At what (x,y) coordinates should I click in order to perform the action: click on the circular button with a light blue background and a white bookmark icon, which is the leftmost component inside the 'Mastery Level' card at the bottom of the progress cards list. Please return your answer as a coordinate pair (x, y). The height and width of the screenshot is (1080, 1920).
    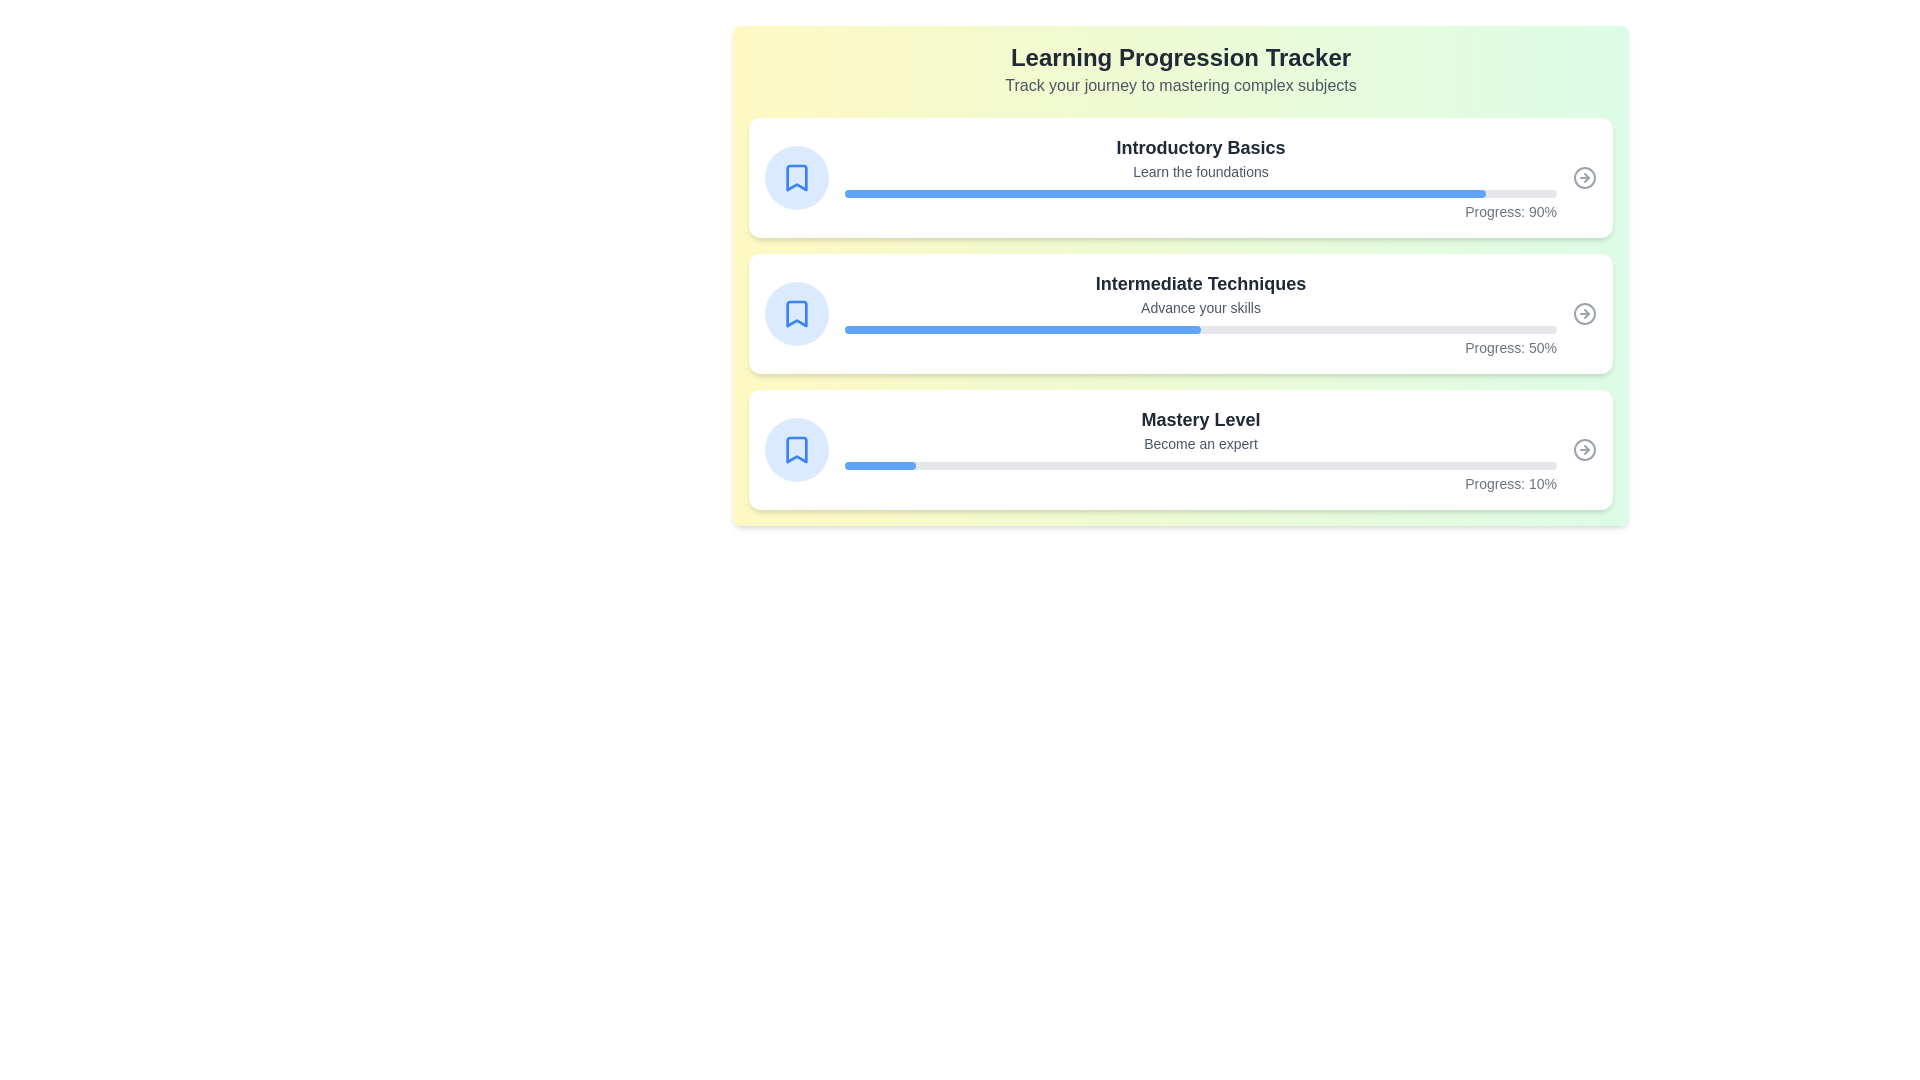
    Looking at the image, I should click on (795, 450).